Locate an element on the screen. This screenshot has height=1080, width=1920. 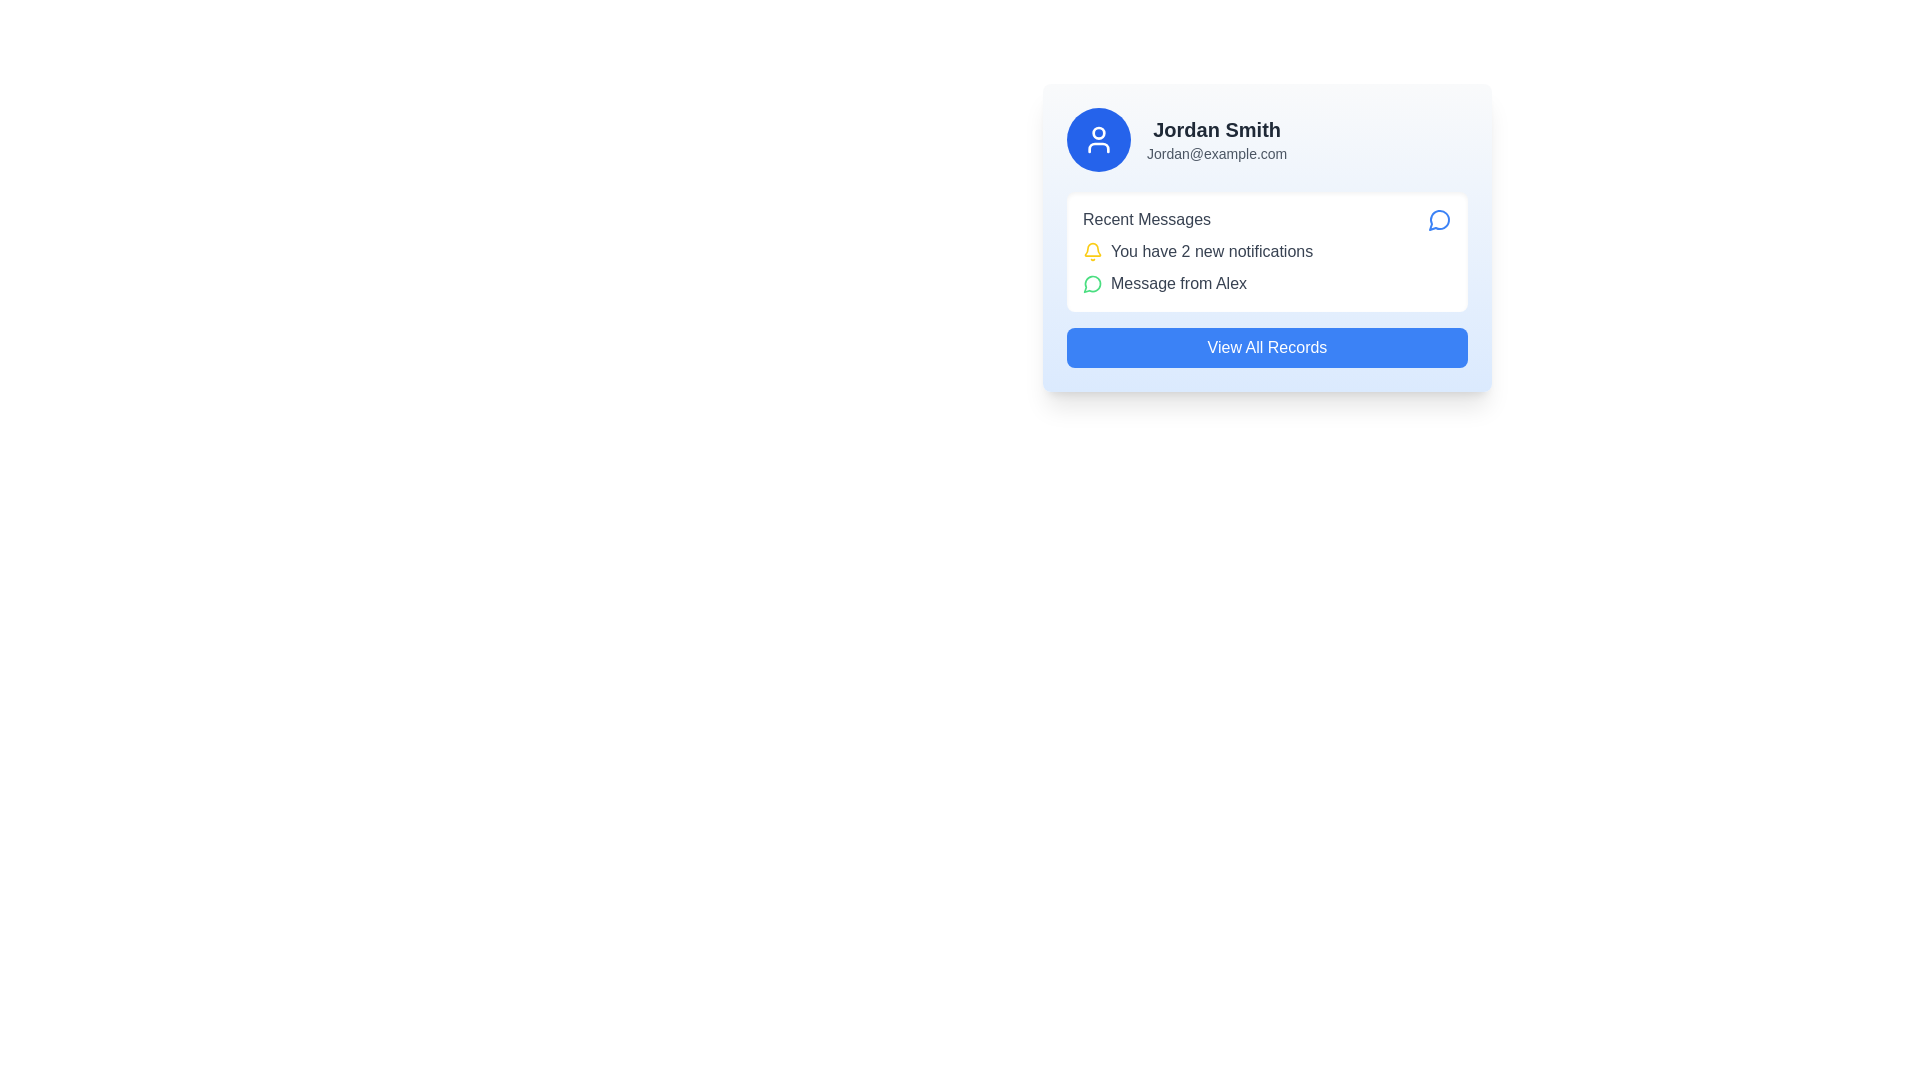
the SVG element representing part of the bell icon located at the top-right of the user information card layout is located at coordinates (1092, 248).